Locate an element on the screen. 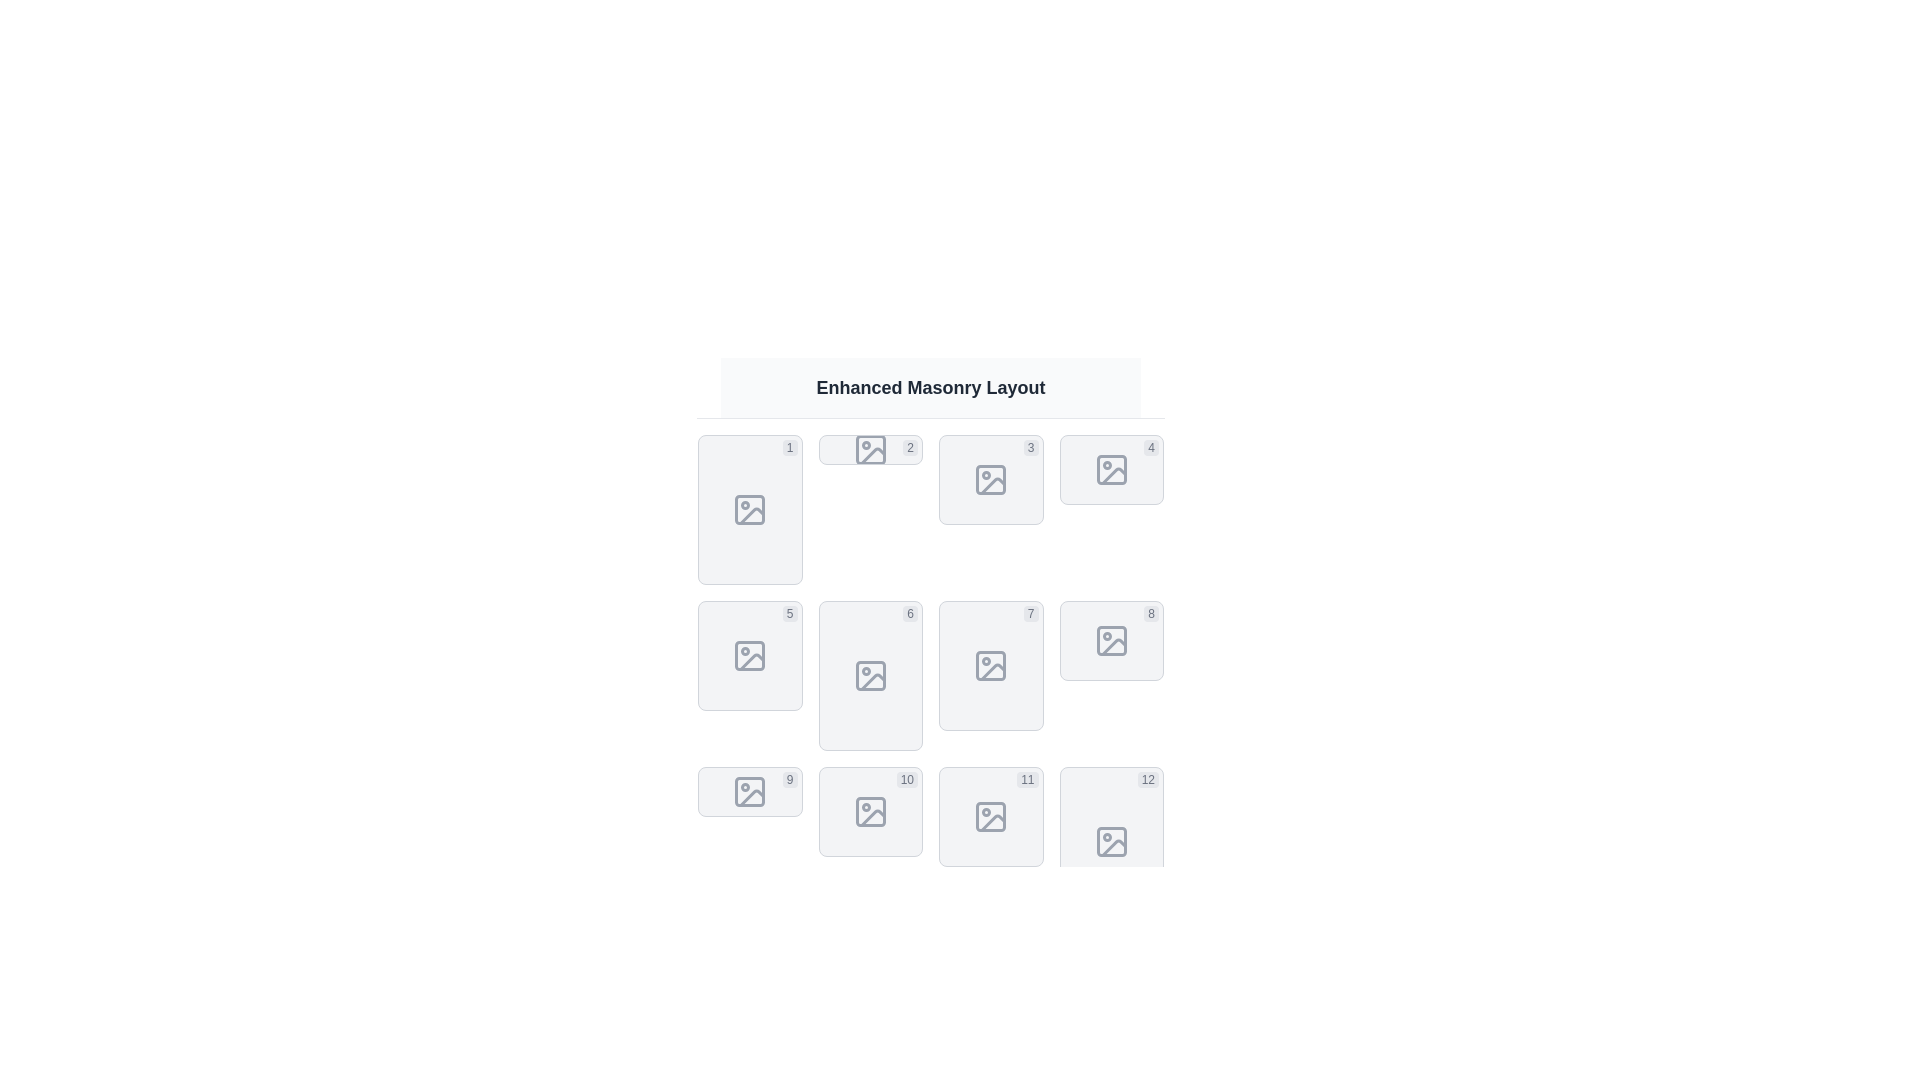 The image size is (1920, 1080). the SVG-based icon that depicts an image with a border, featuring a circular detail at the top left and a slanted line across the lower right, styled in gray color, located in the tenth grid item of a 4-row layout is located at coordinates (870, 812).